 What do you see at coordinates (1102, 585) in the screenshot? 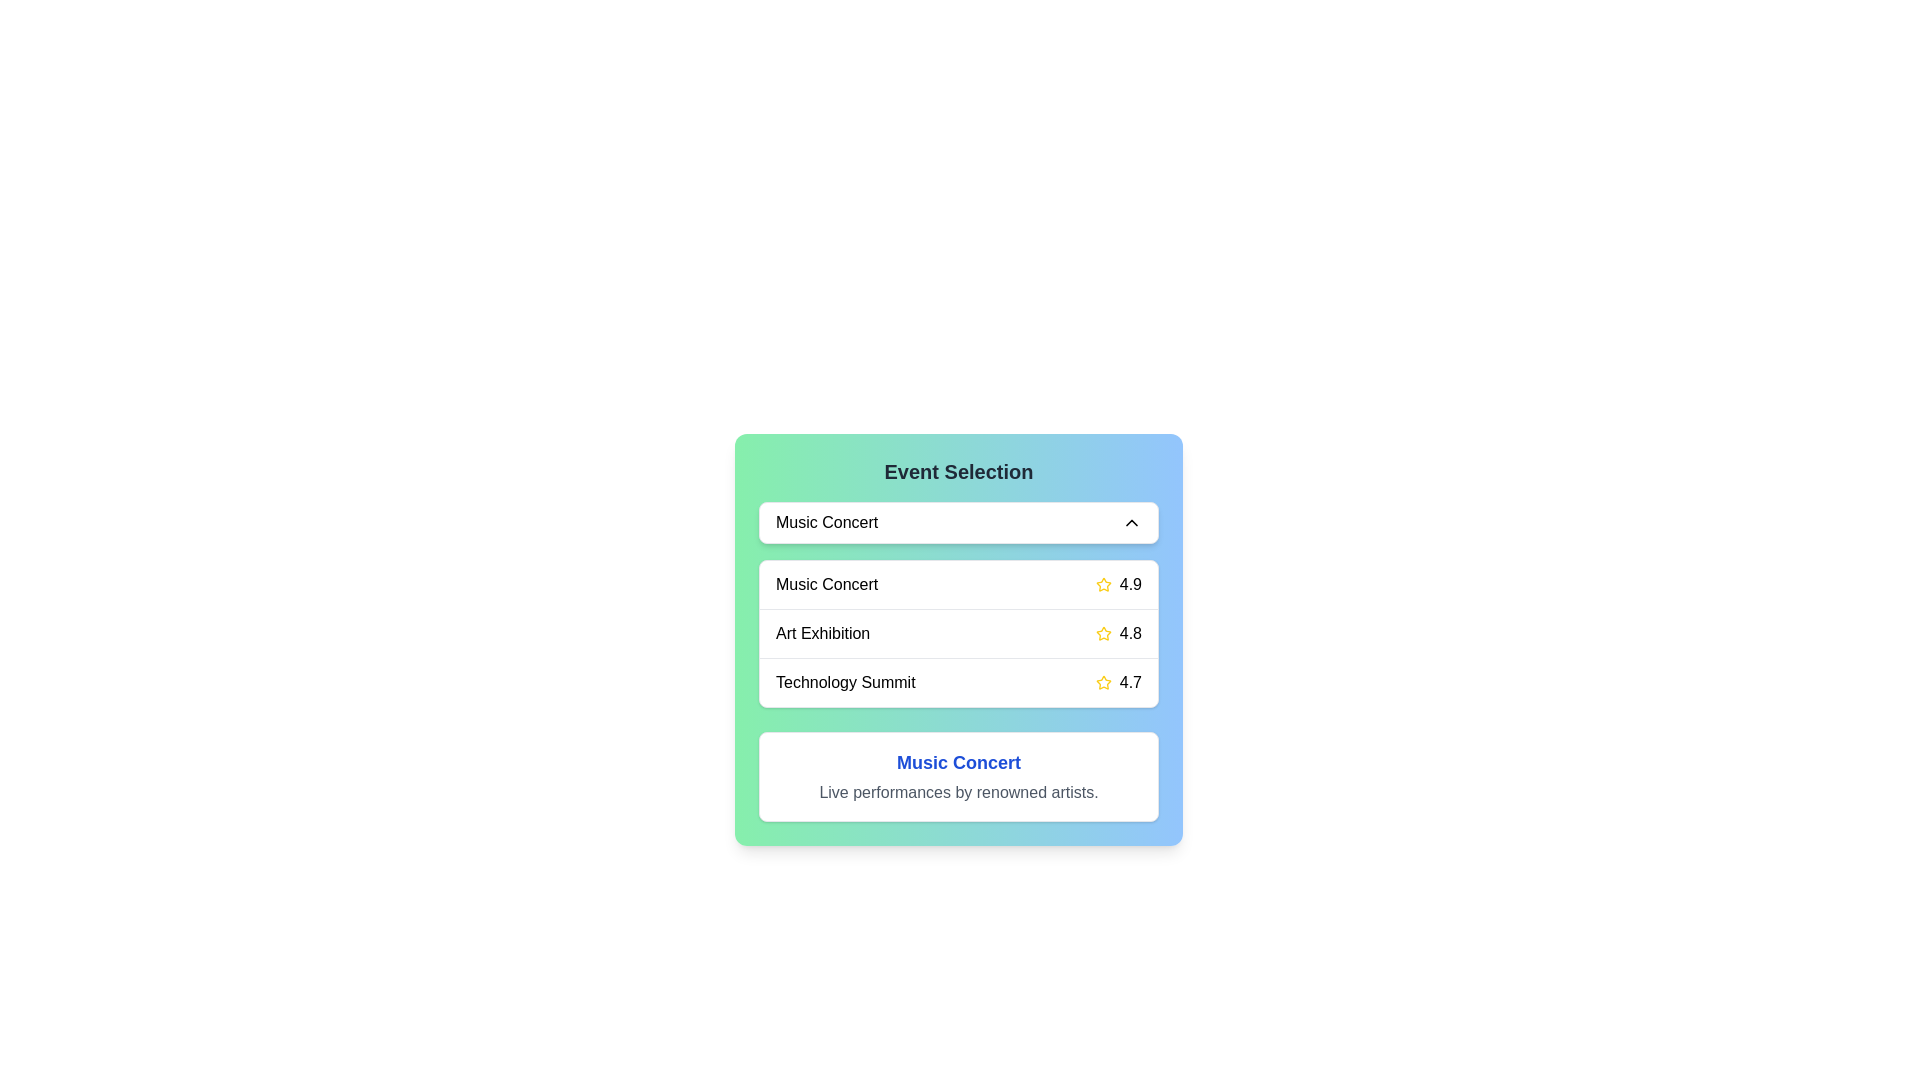
I see `the yellow star-shaped icon indicating a 4.9 rating, located in the third row of the central list box, to the left of '4.9' and to the right of 'Music Concert'` at bounding box center [1102, 585].